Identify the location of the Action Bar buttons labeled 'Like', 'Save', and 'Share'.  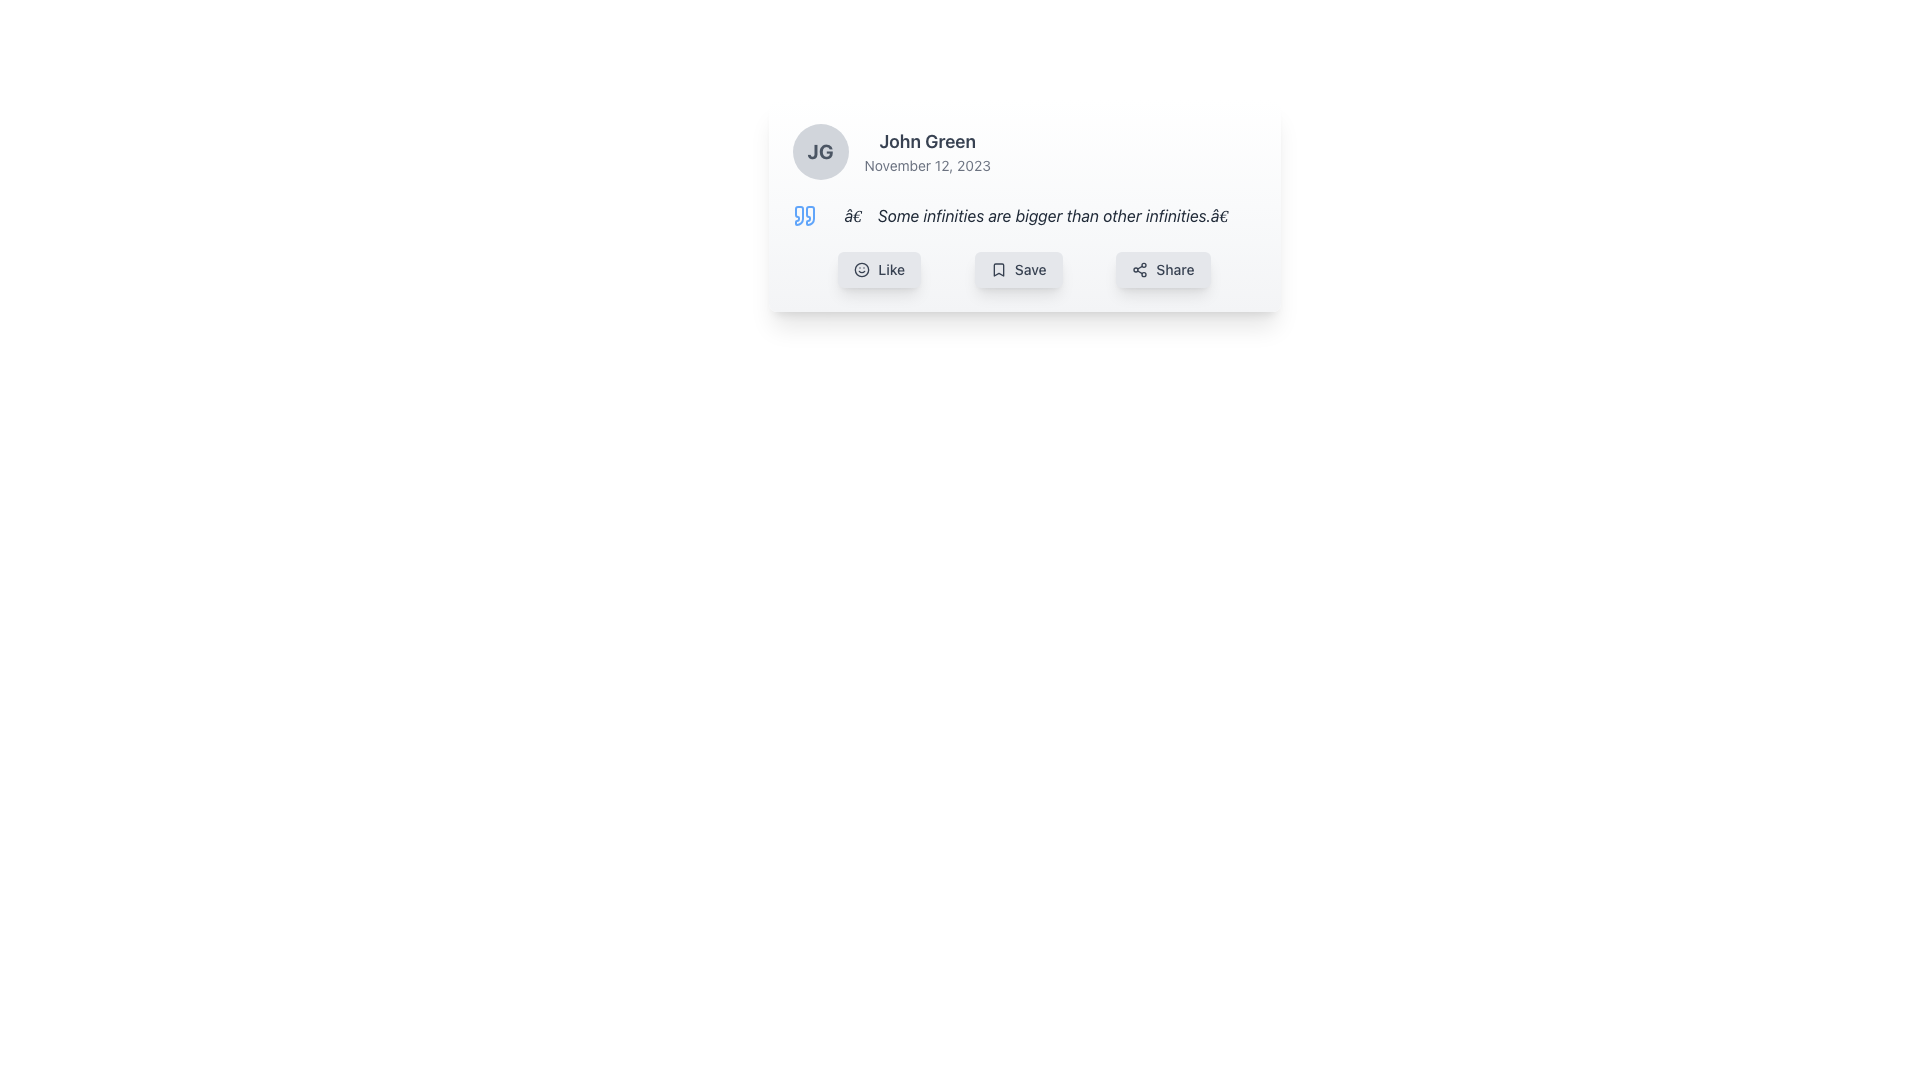
(1024, 270).